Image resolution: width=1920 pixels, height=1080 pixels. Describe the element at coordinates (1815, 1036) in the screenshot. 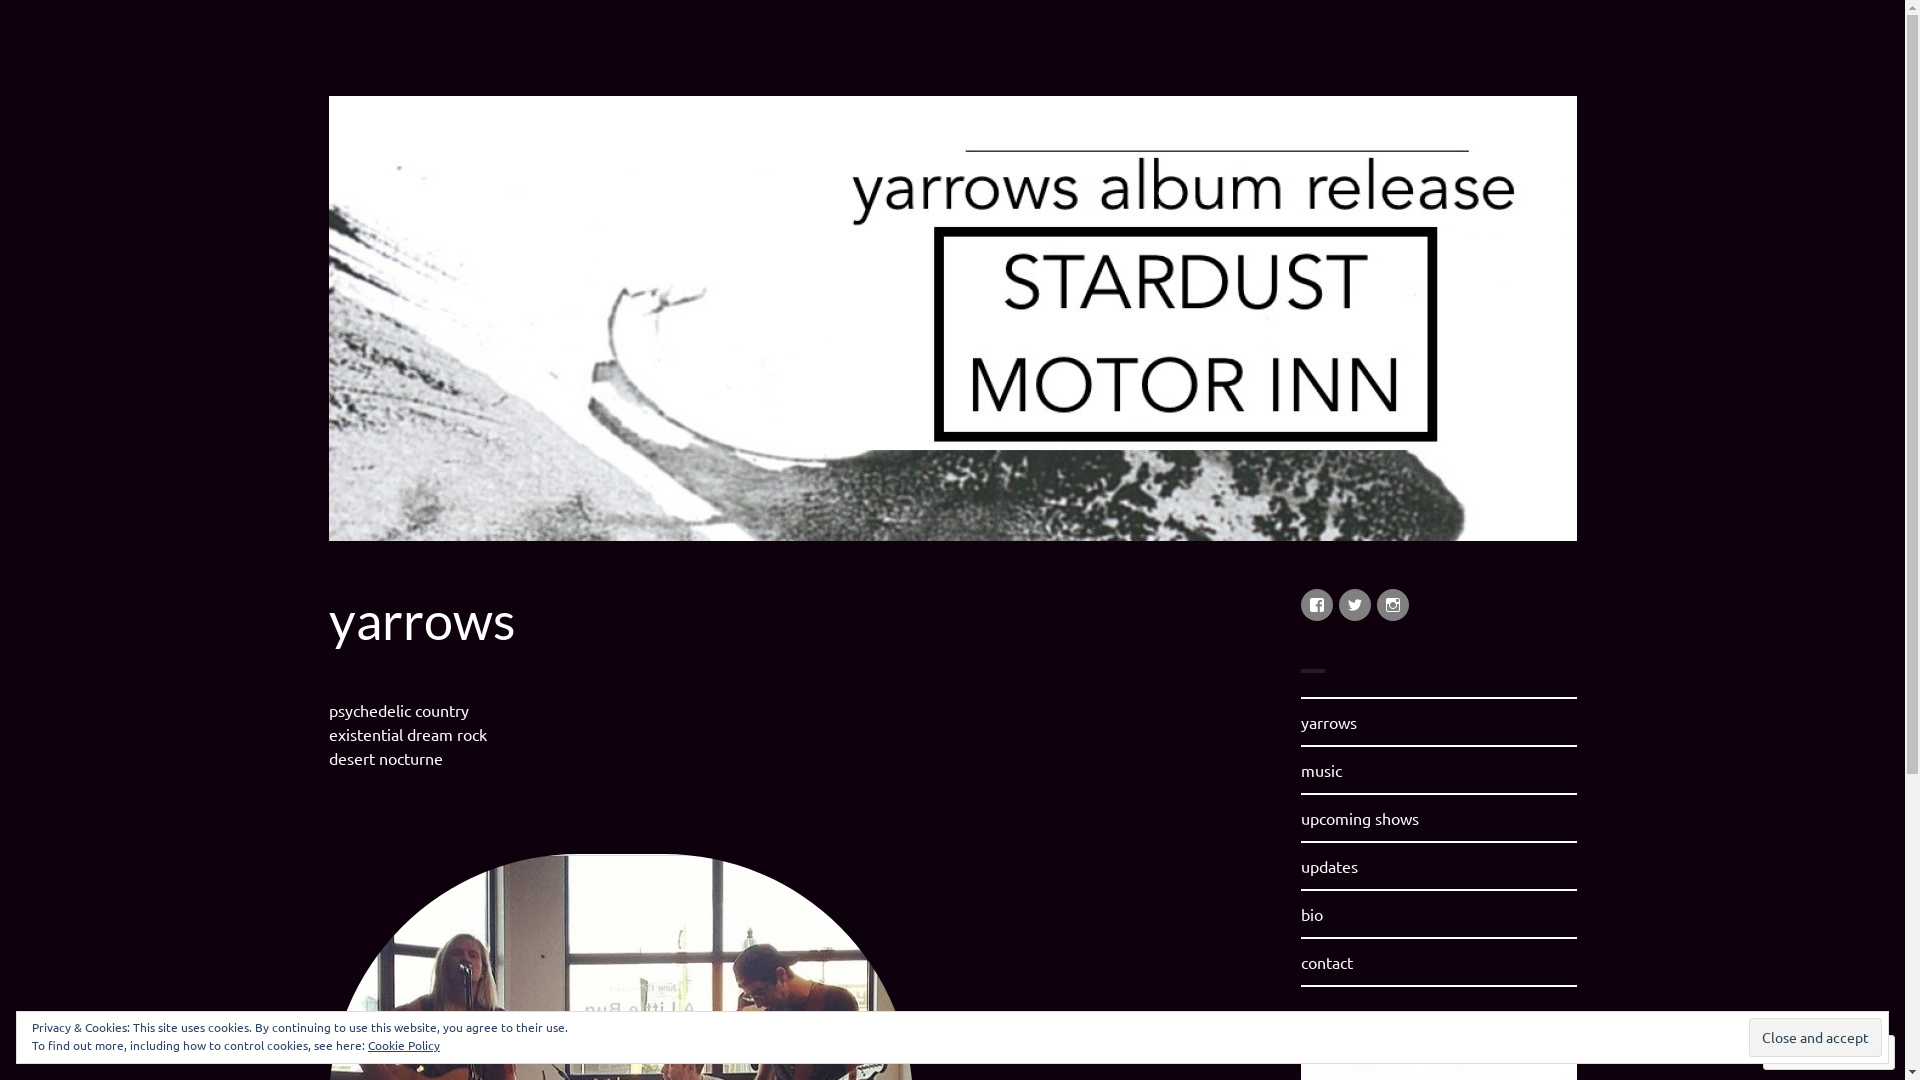

I see `'Close and accept'` at that location.